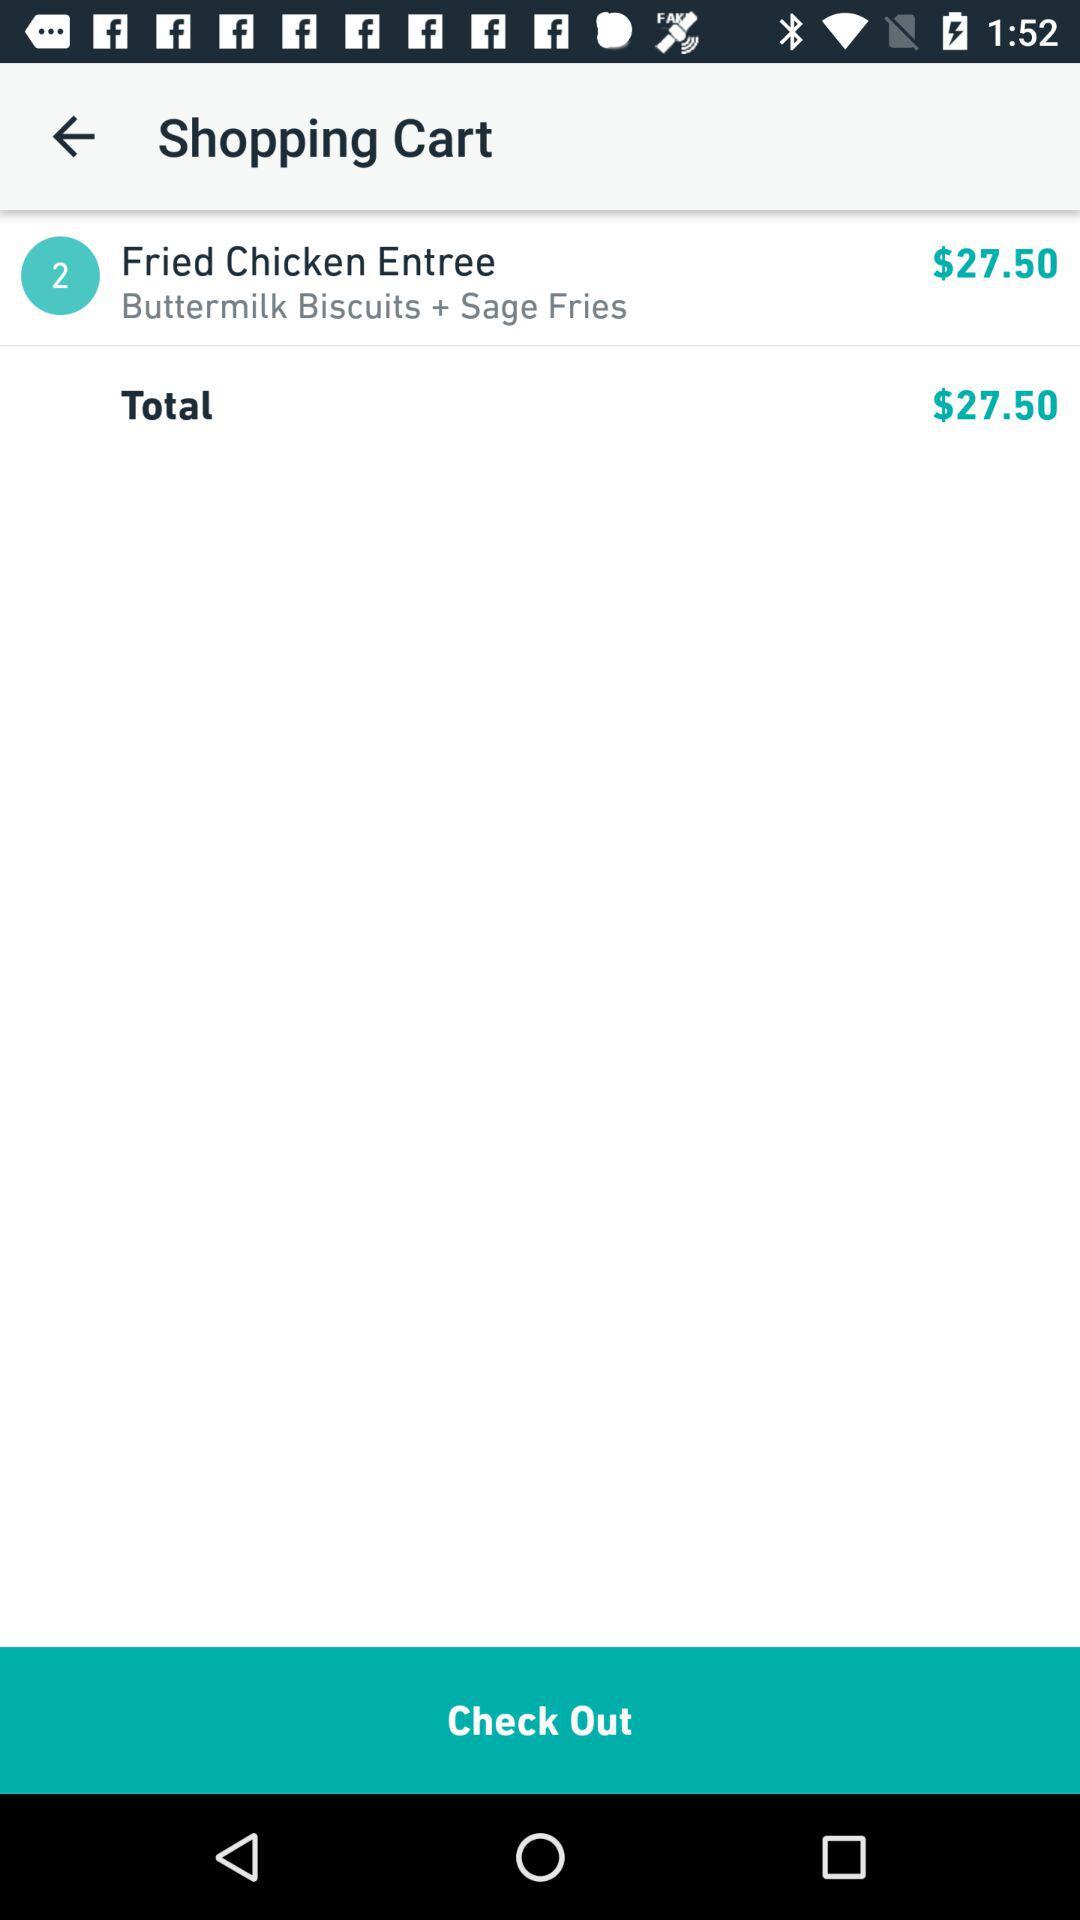  Describe the element at coordinates (525, 403) in the screenshot. I see `total app` at that location.